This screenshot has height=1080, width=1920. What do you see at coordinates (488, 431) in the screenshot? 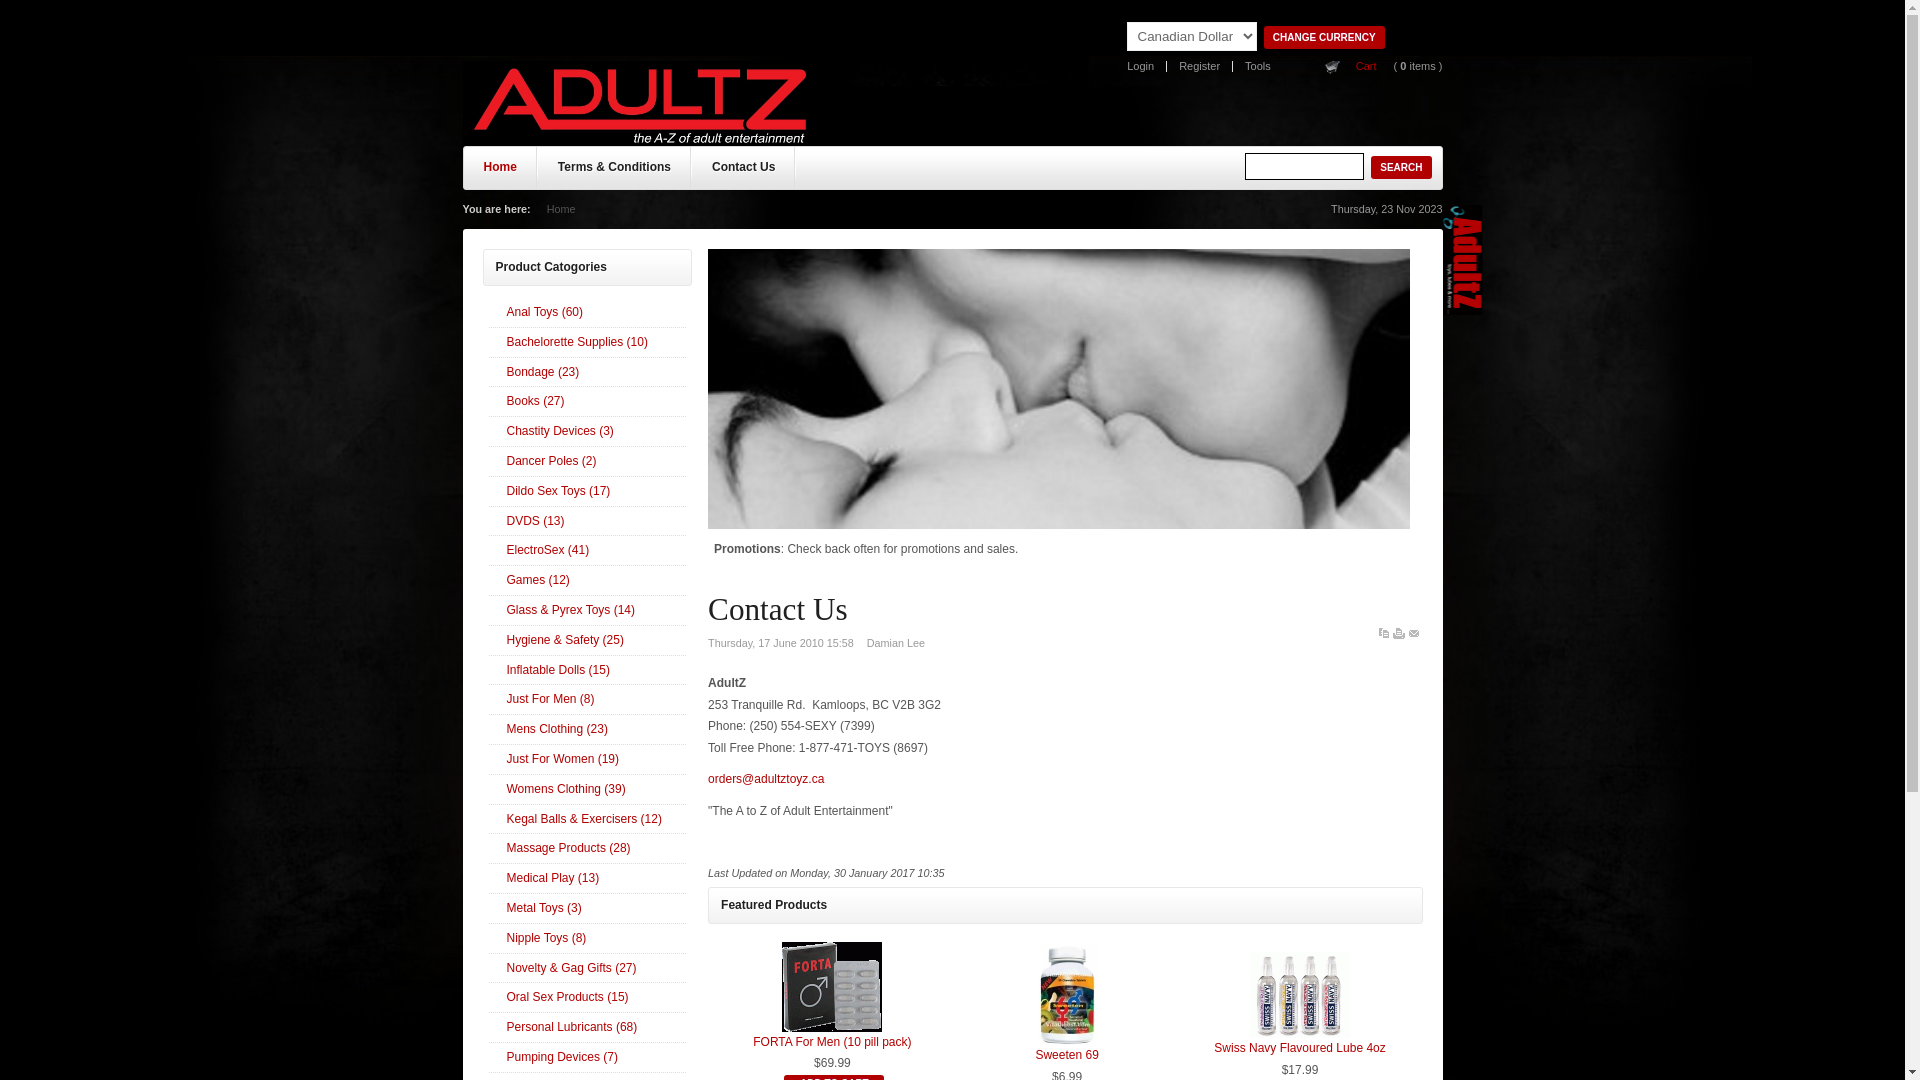
I see `'Chastity Devices (3)'` at bounding box center [488, 431].